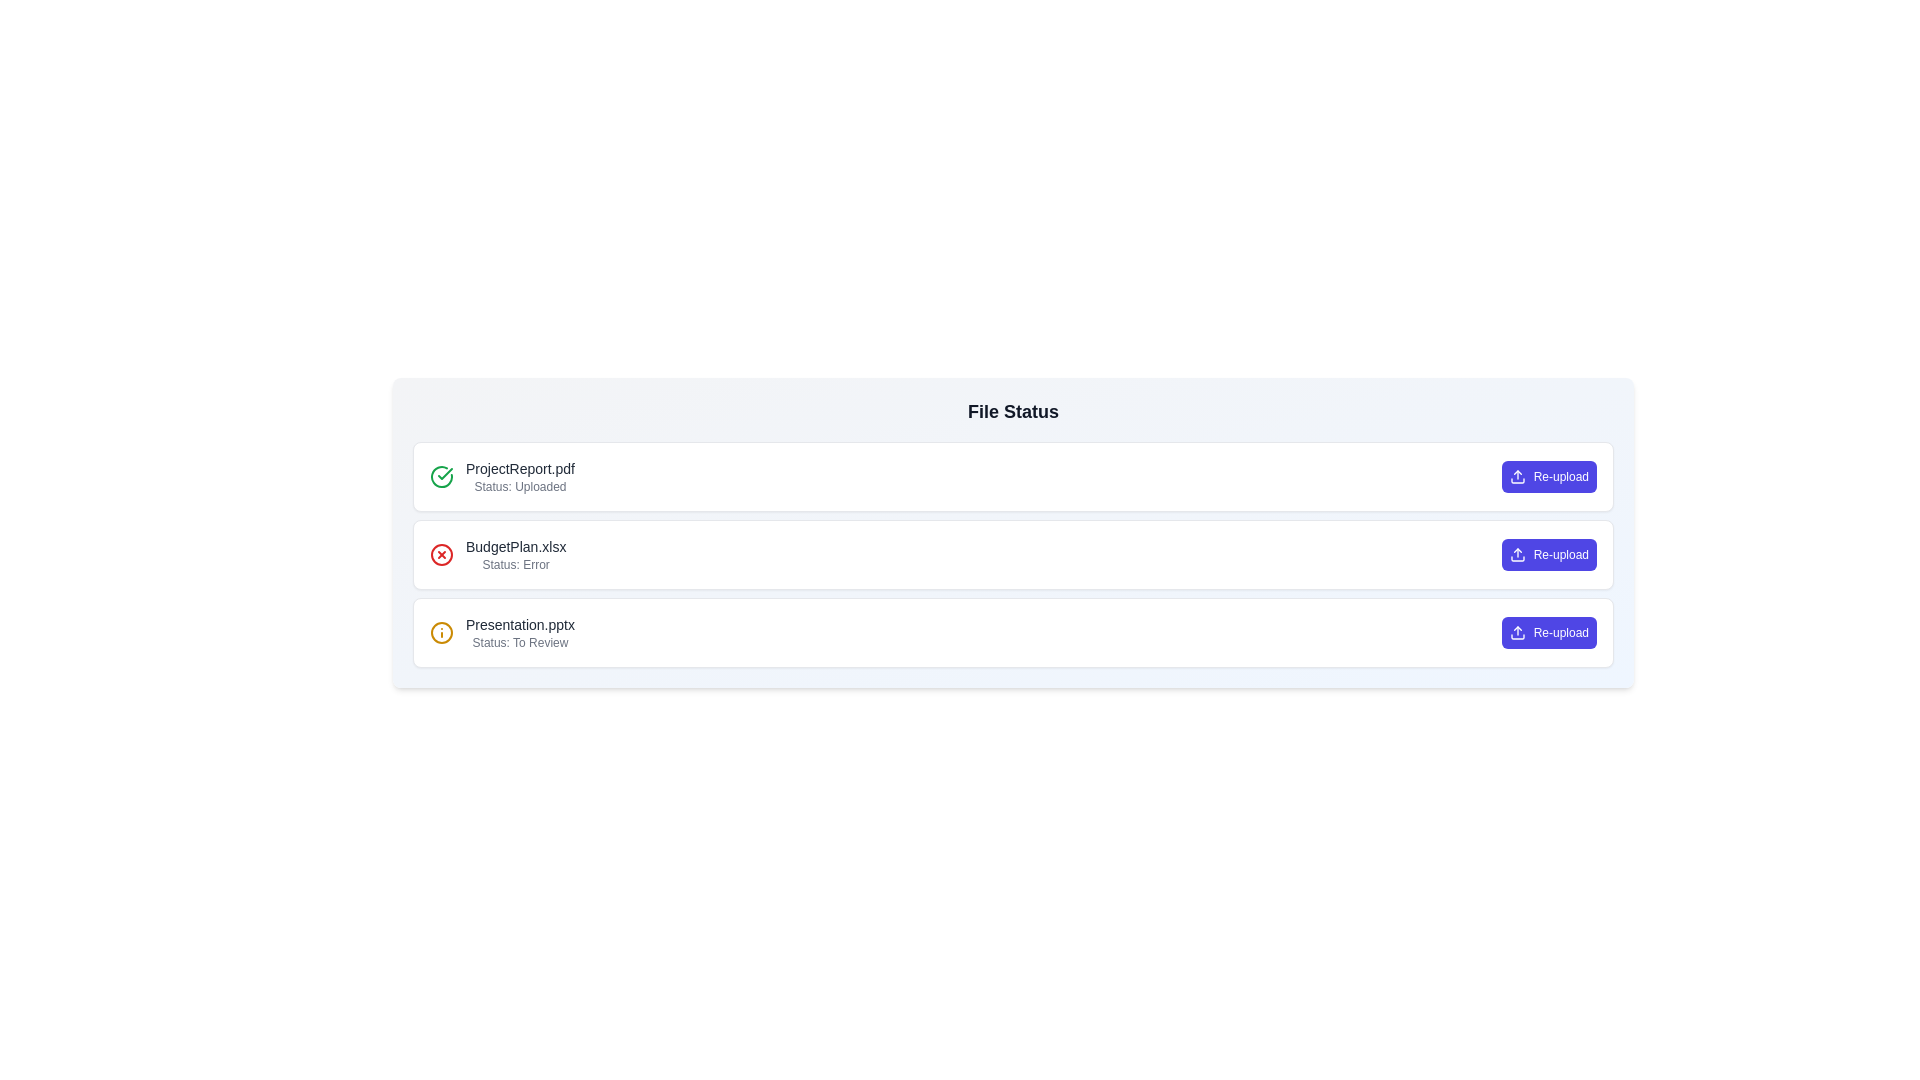  What do you see at coordinates (1548, 477) in the screenshot?
I see `'Re-upload' button for the file ProjectReport.pdf` at bounding box center [1548, 477].